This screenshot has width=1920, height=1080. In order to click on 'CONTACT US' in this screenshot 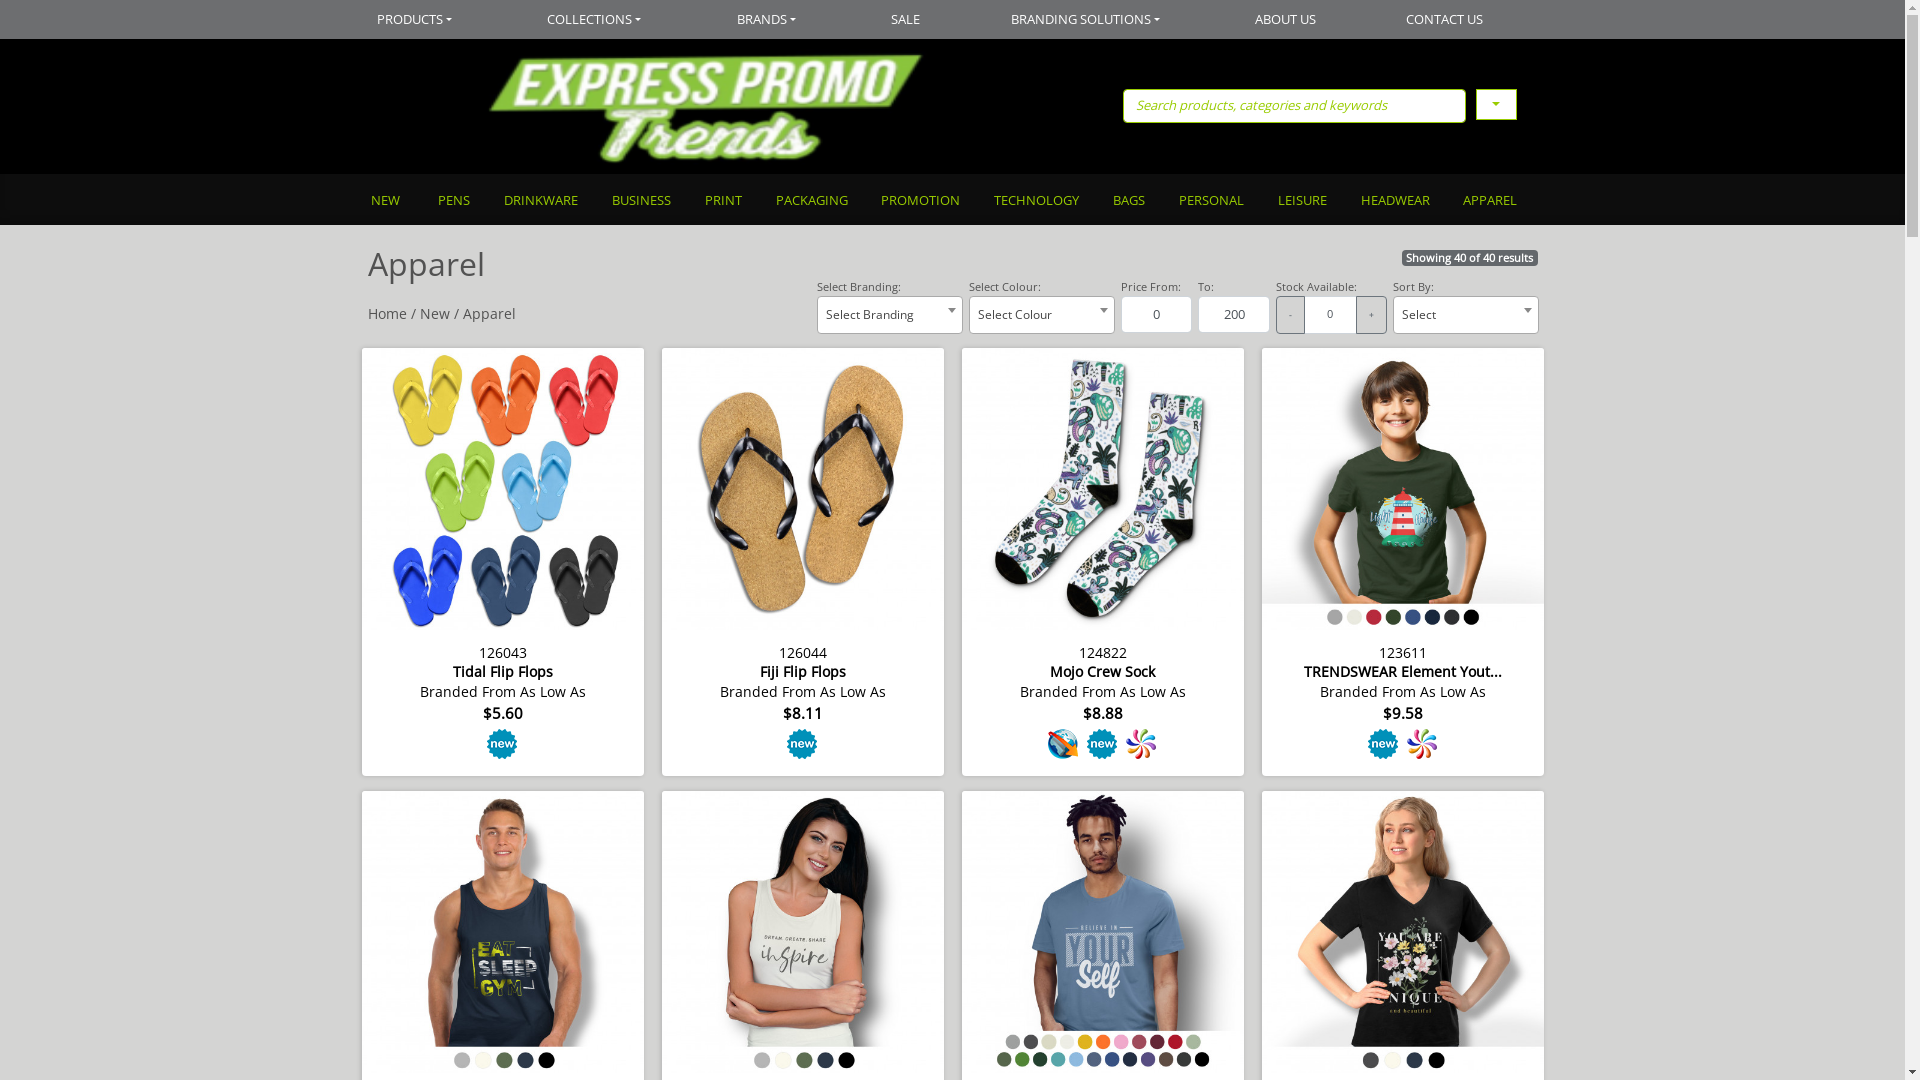, I will do `click(1445, 19)`.